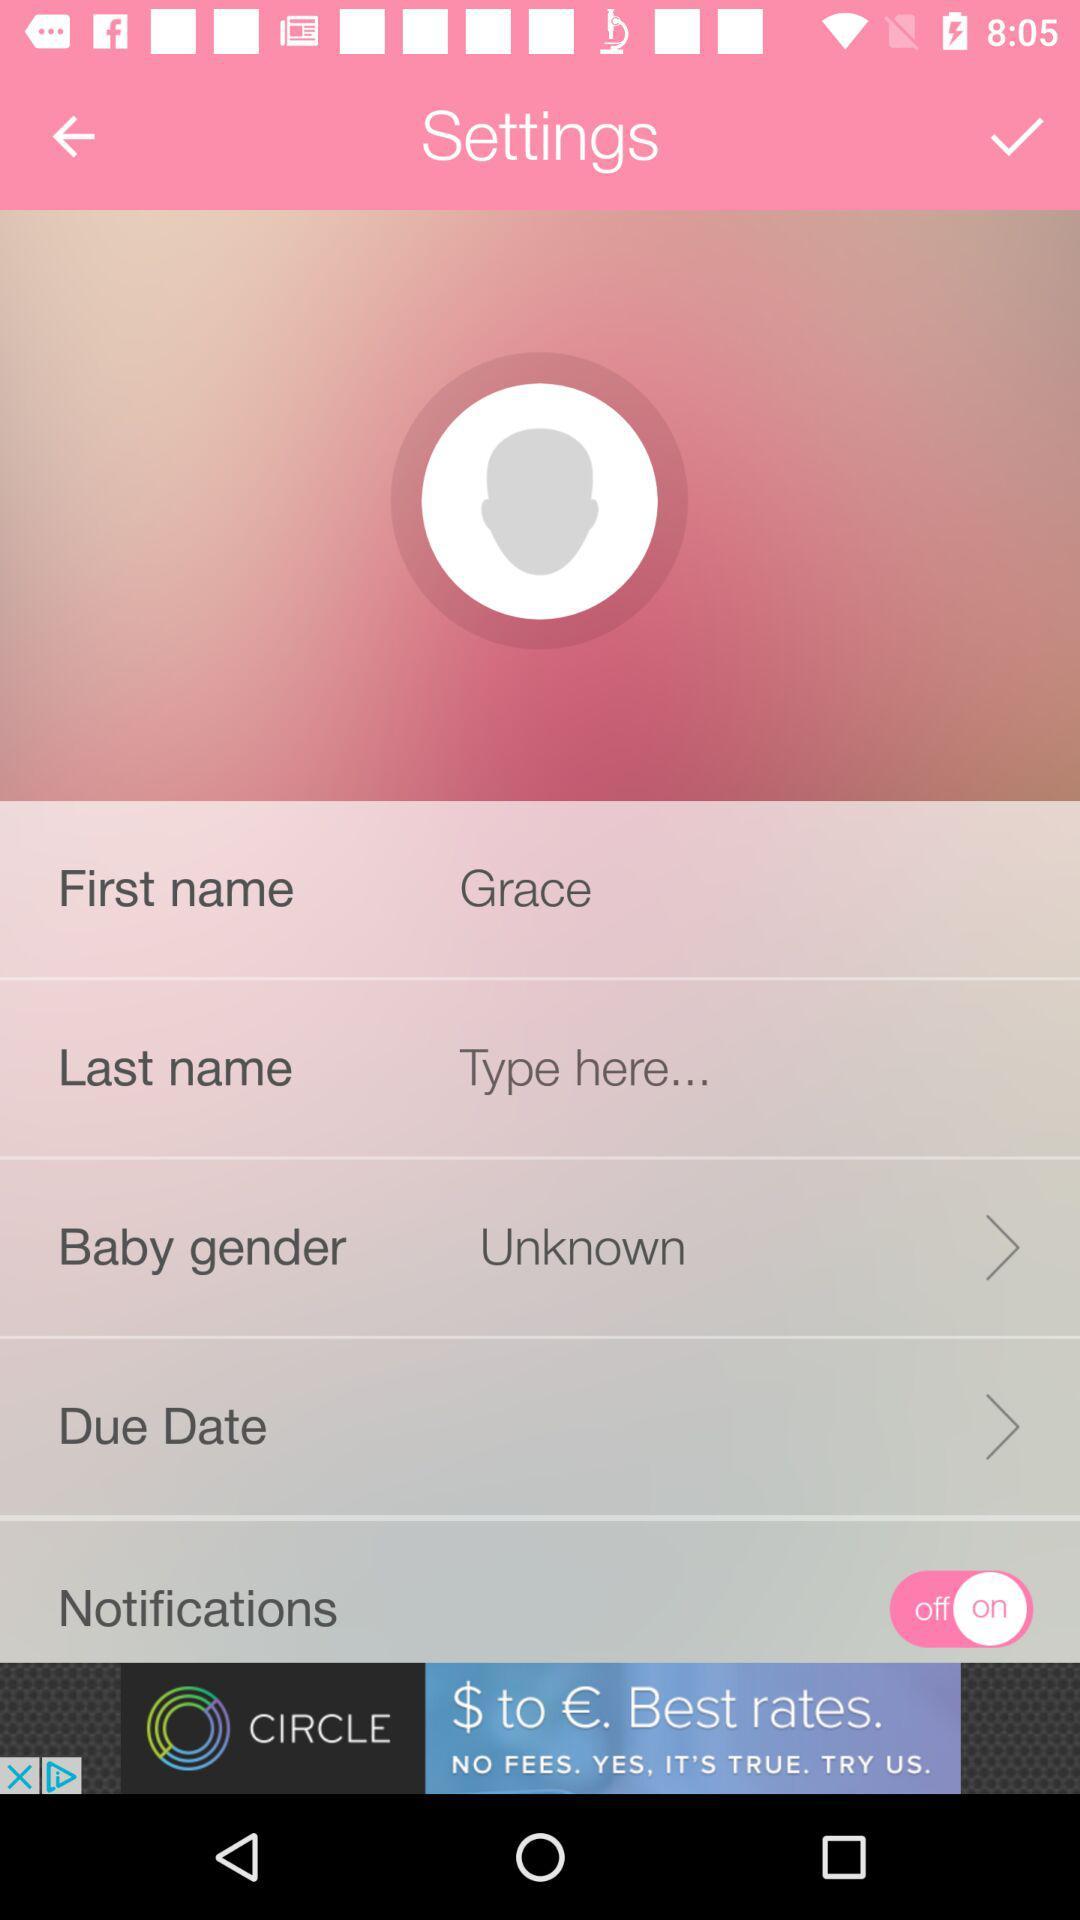 The image size is (1080, 1920). Describe the element at coordinates (538, 501) in the screenshot. I see `picture` at that location.